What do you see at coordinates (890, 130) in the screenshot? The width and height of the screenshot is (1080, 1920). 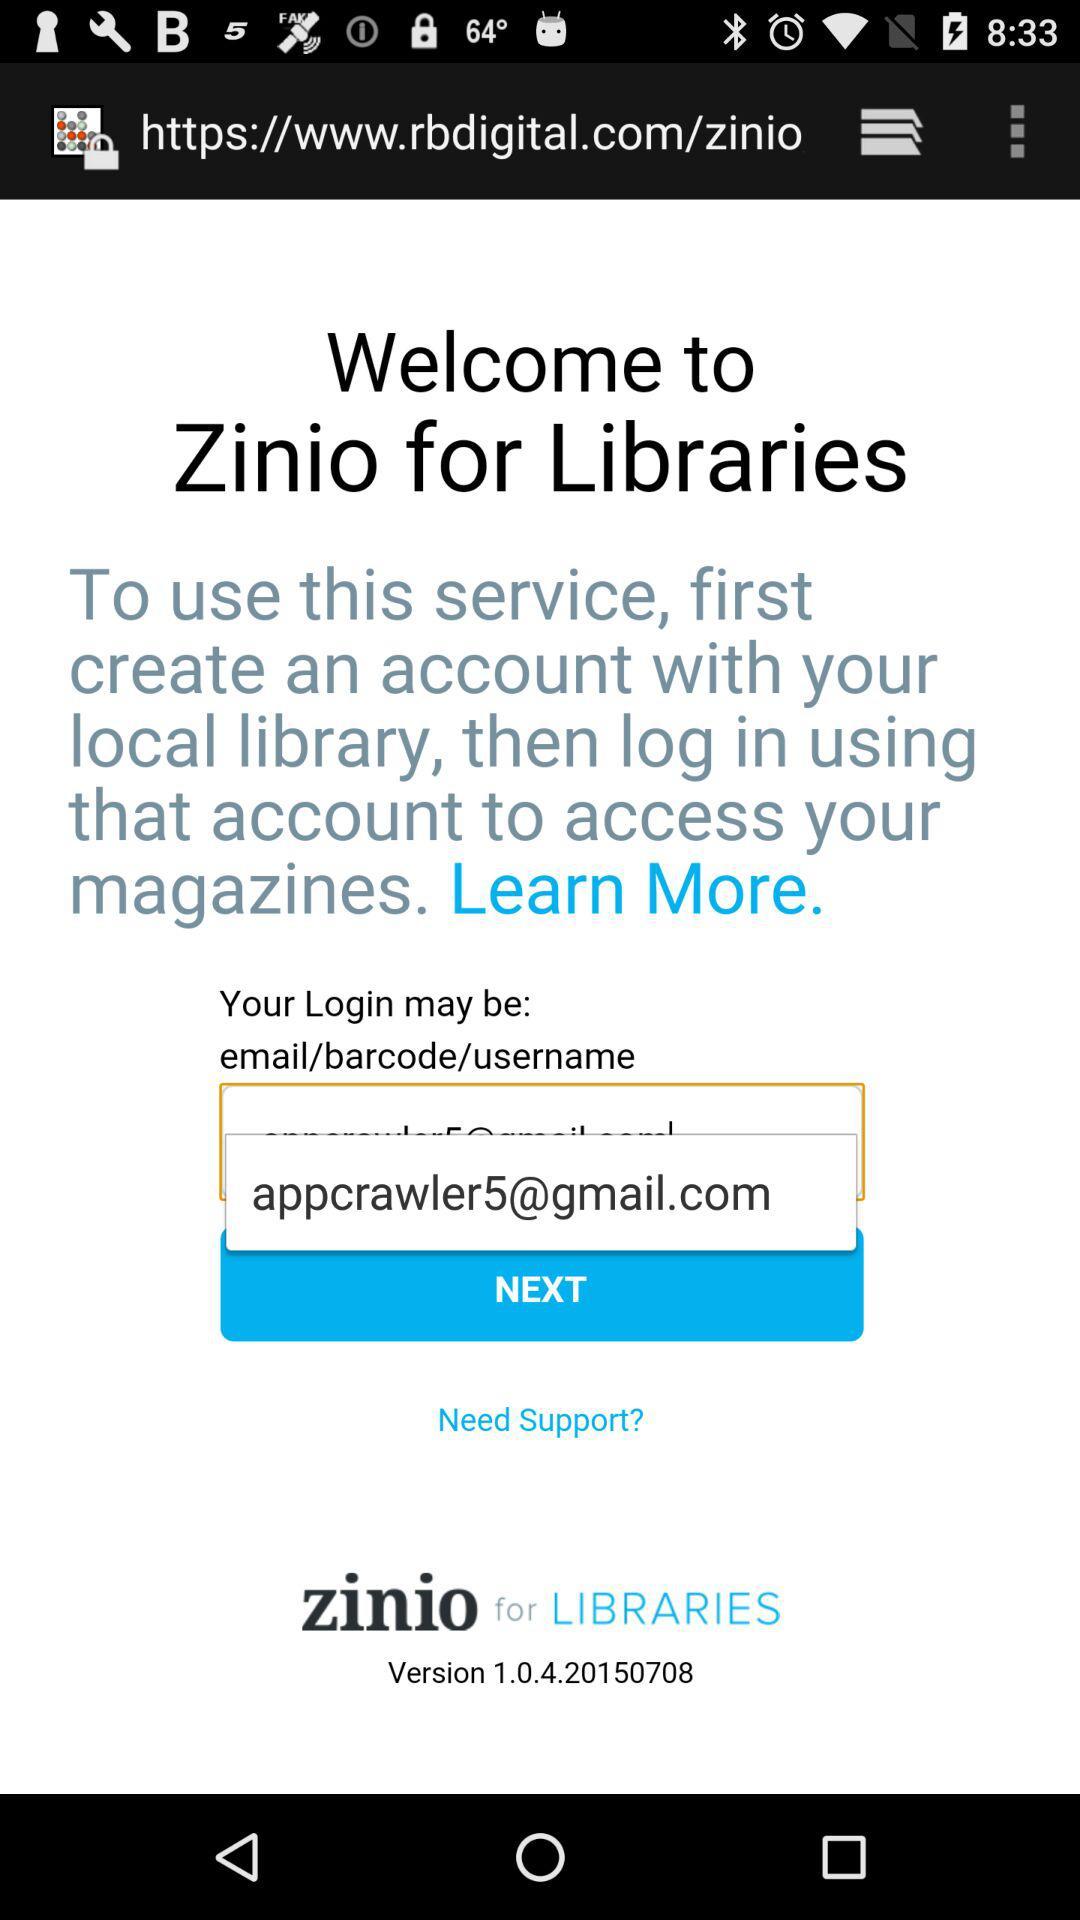 I see `the icon to the right of https www rbdigital icon` at bounding box center [890, 130].